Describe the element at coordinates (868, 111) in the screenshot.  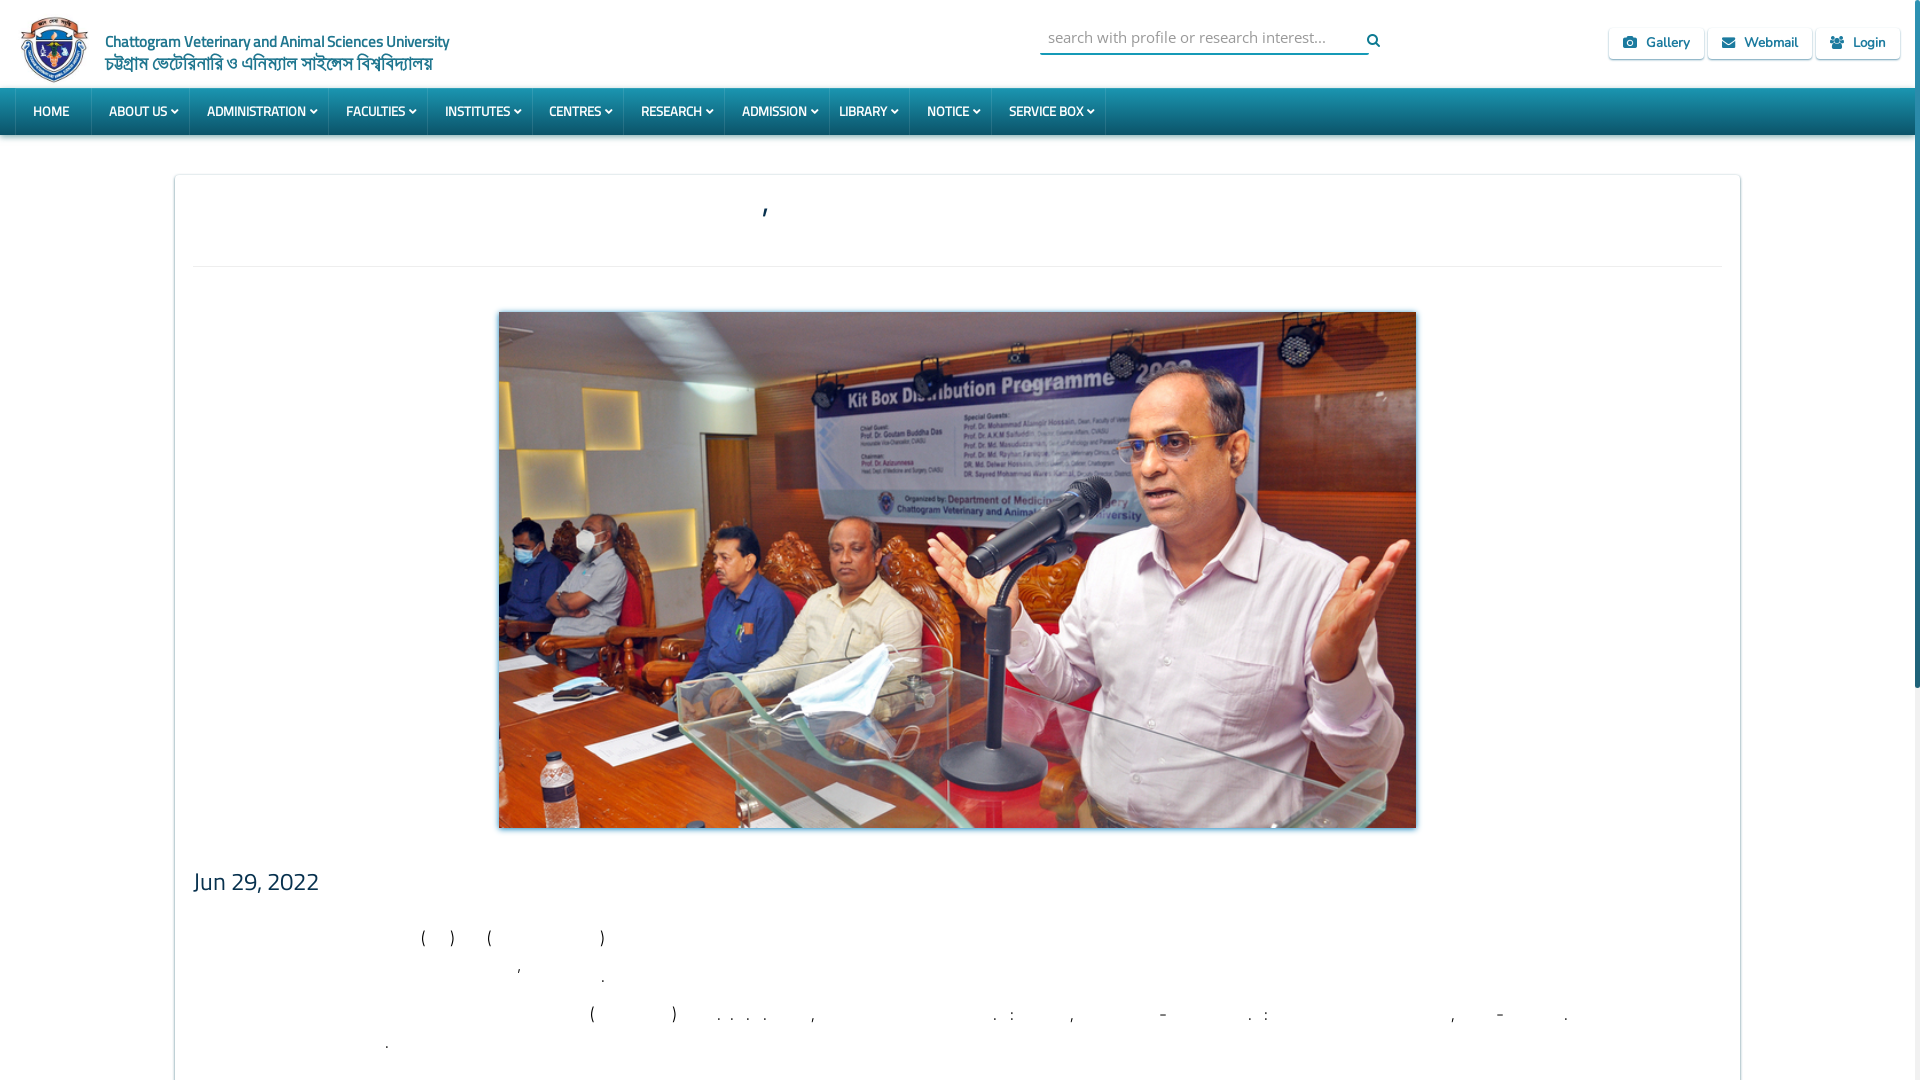
I see `'LIBRARY'` at that location.